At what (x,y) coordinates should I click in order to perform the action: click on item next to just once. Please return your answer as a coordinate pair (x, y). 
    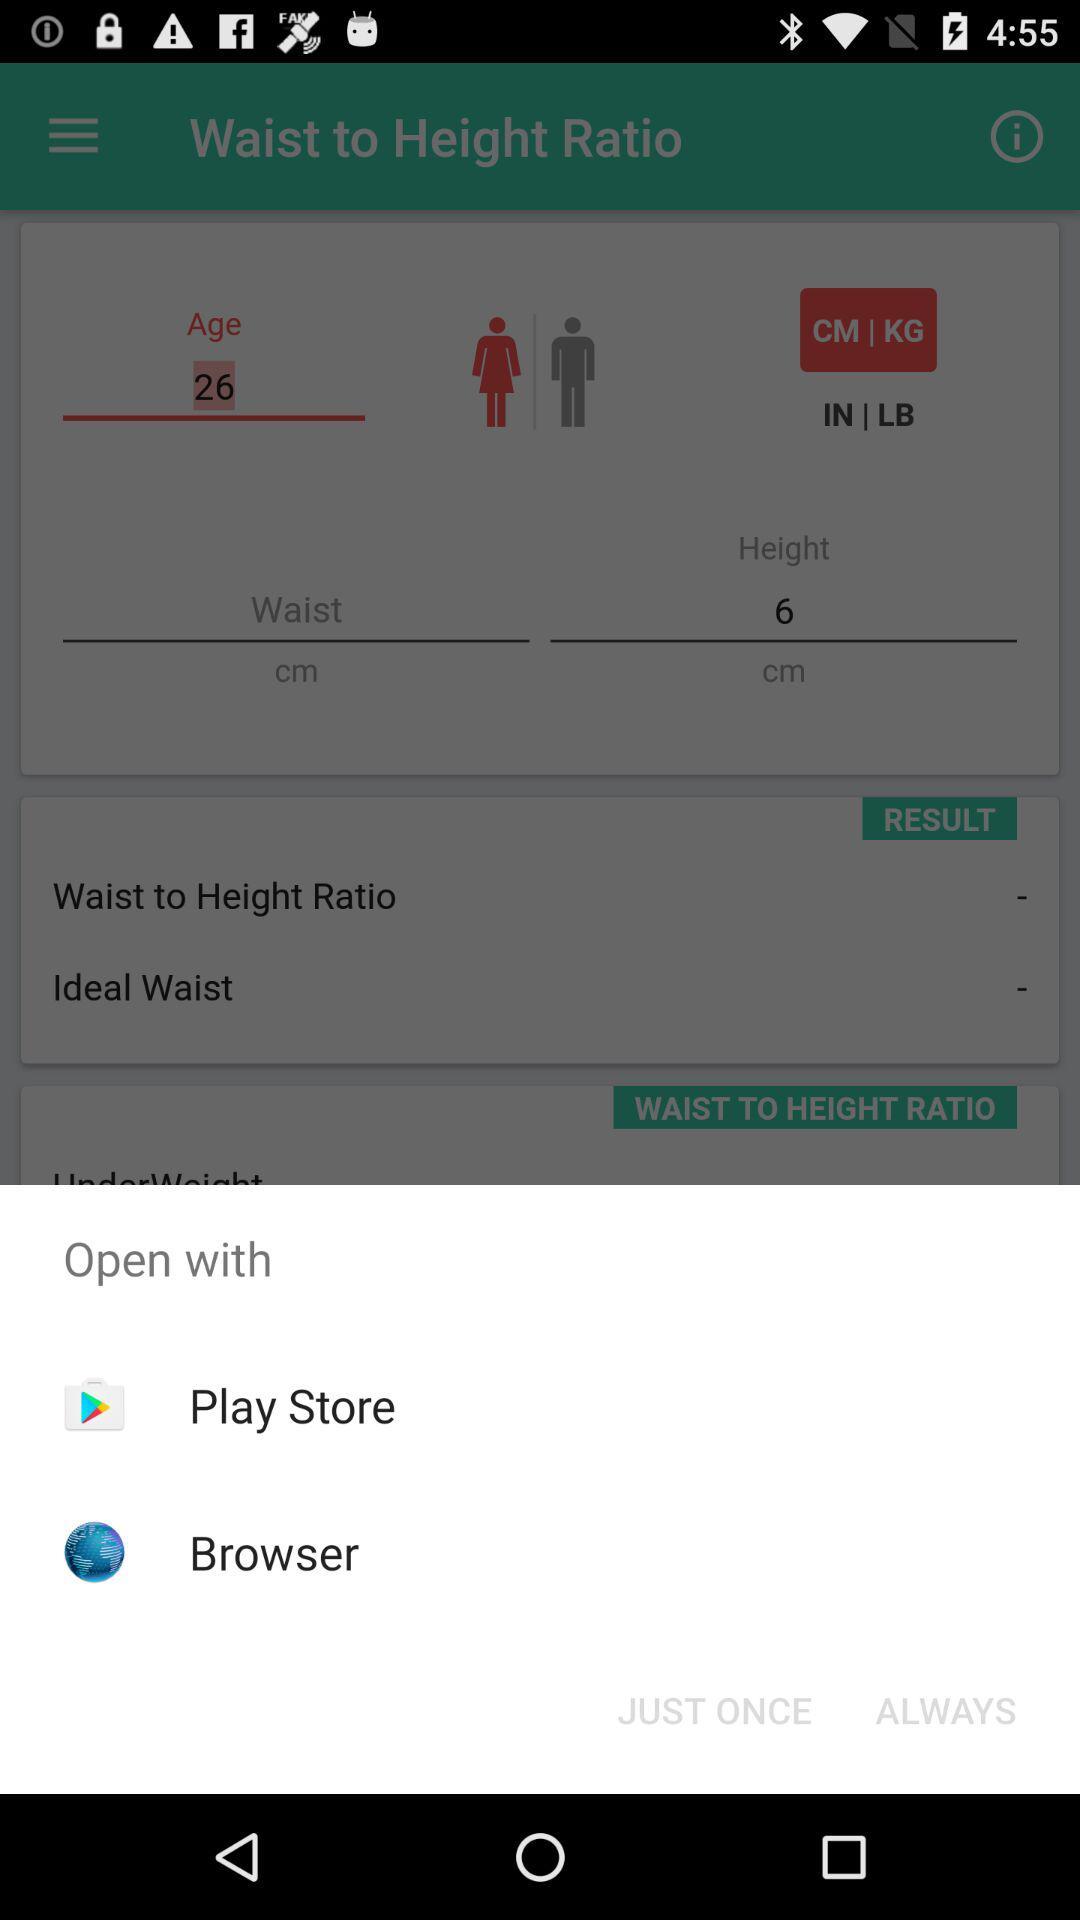
    Looking at the image, I should click on (945, 1708).